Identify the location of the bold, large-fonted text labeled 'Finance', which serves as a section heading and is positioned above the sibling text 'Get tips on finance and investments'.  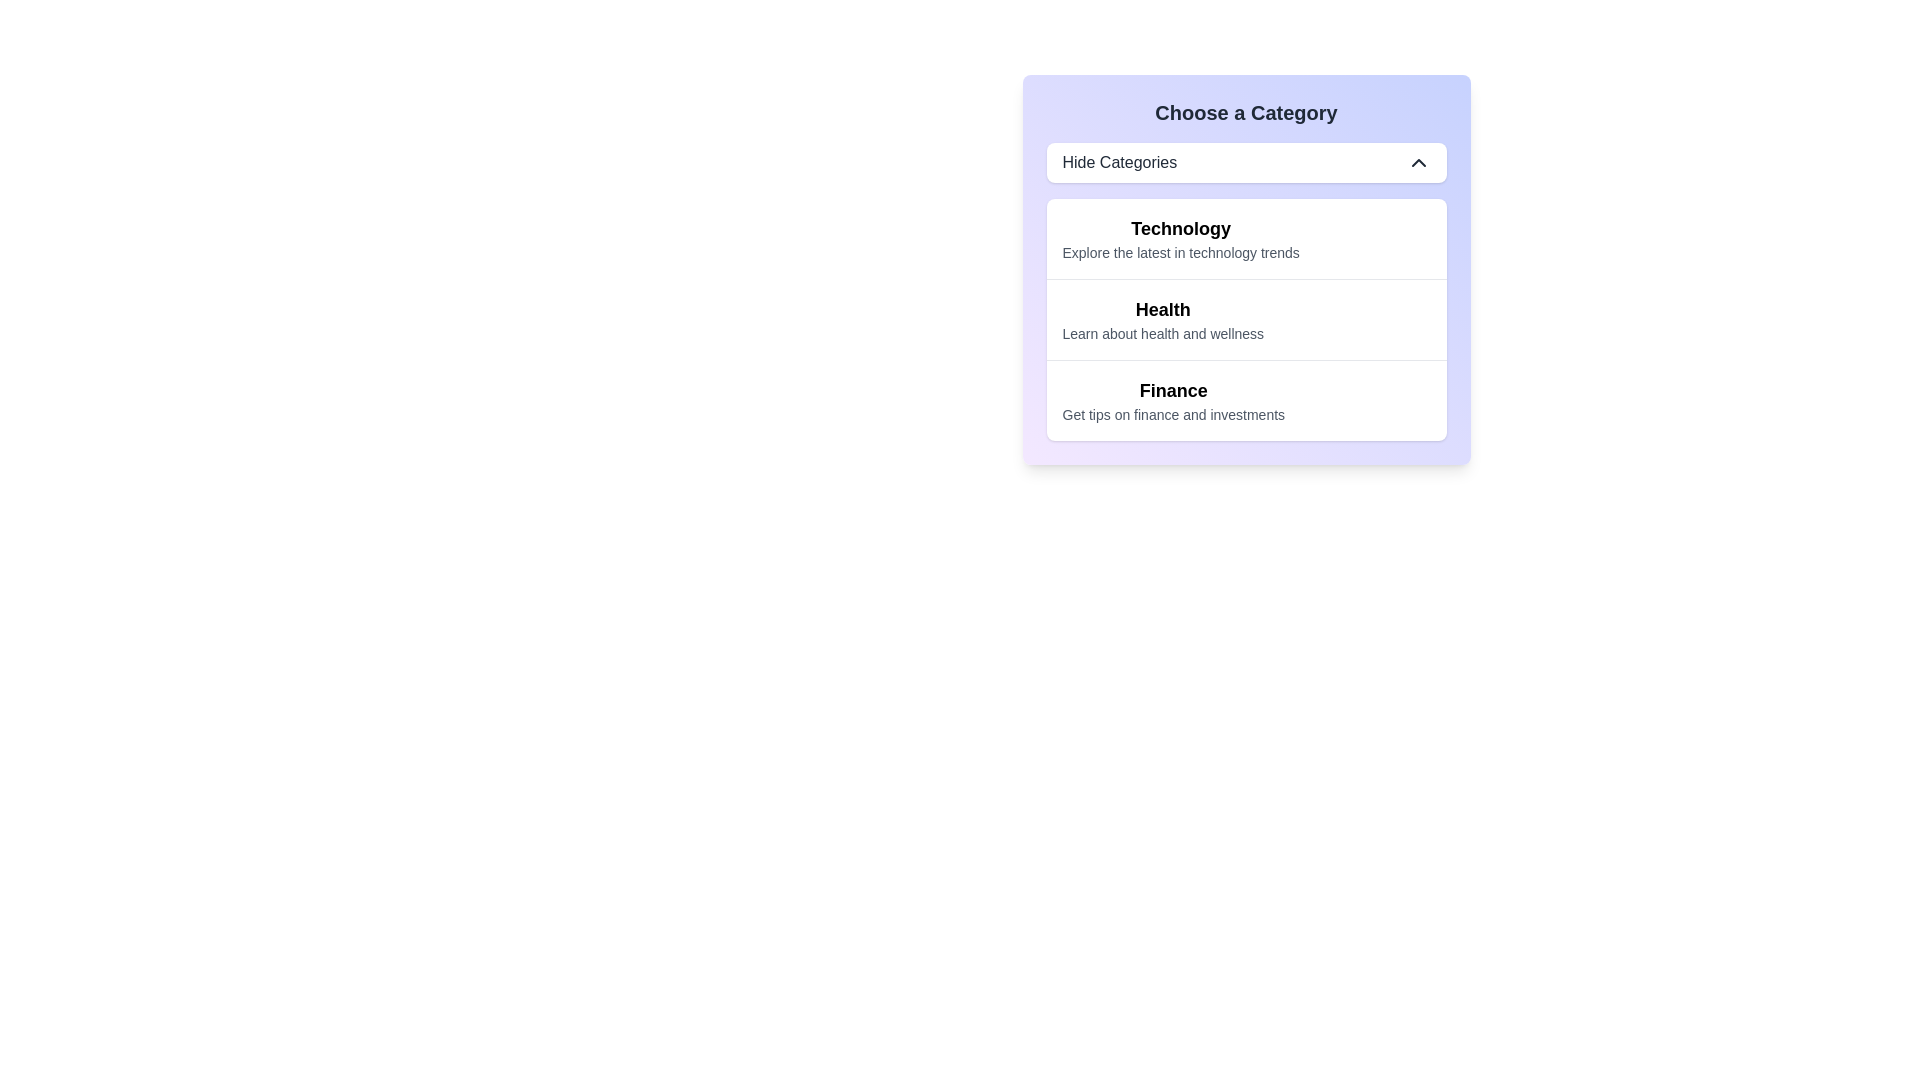
(1173, 390).